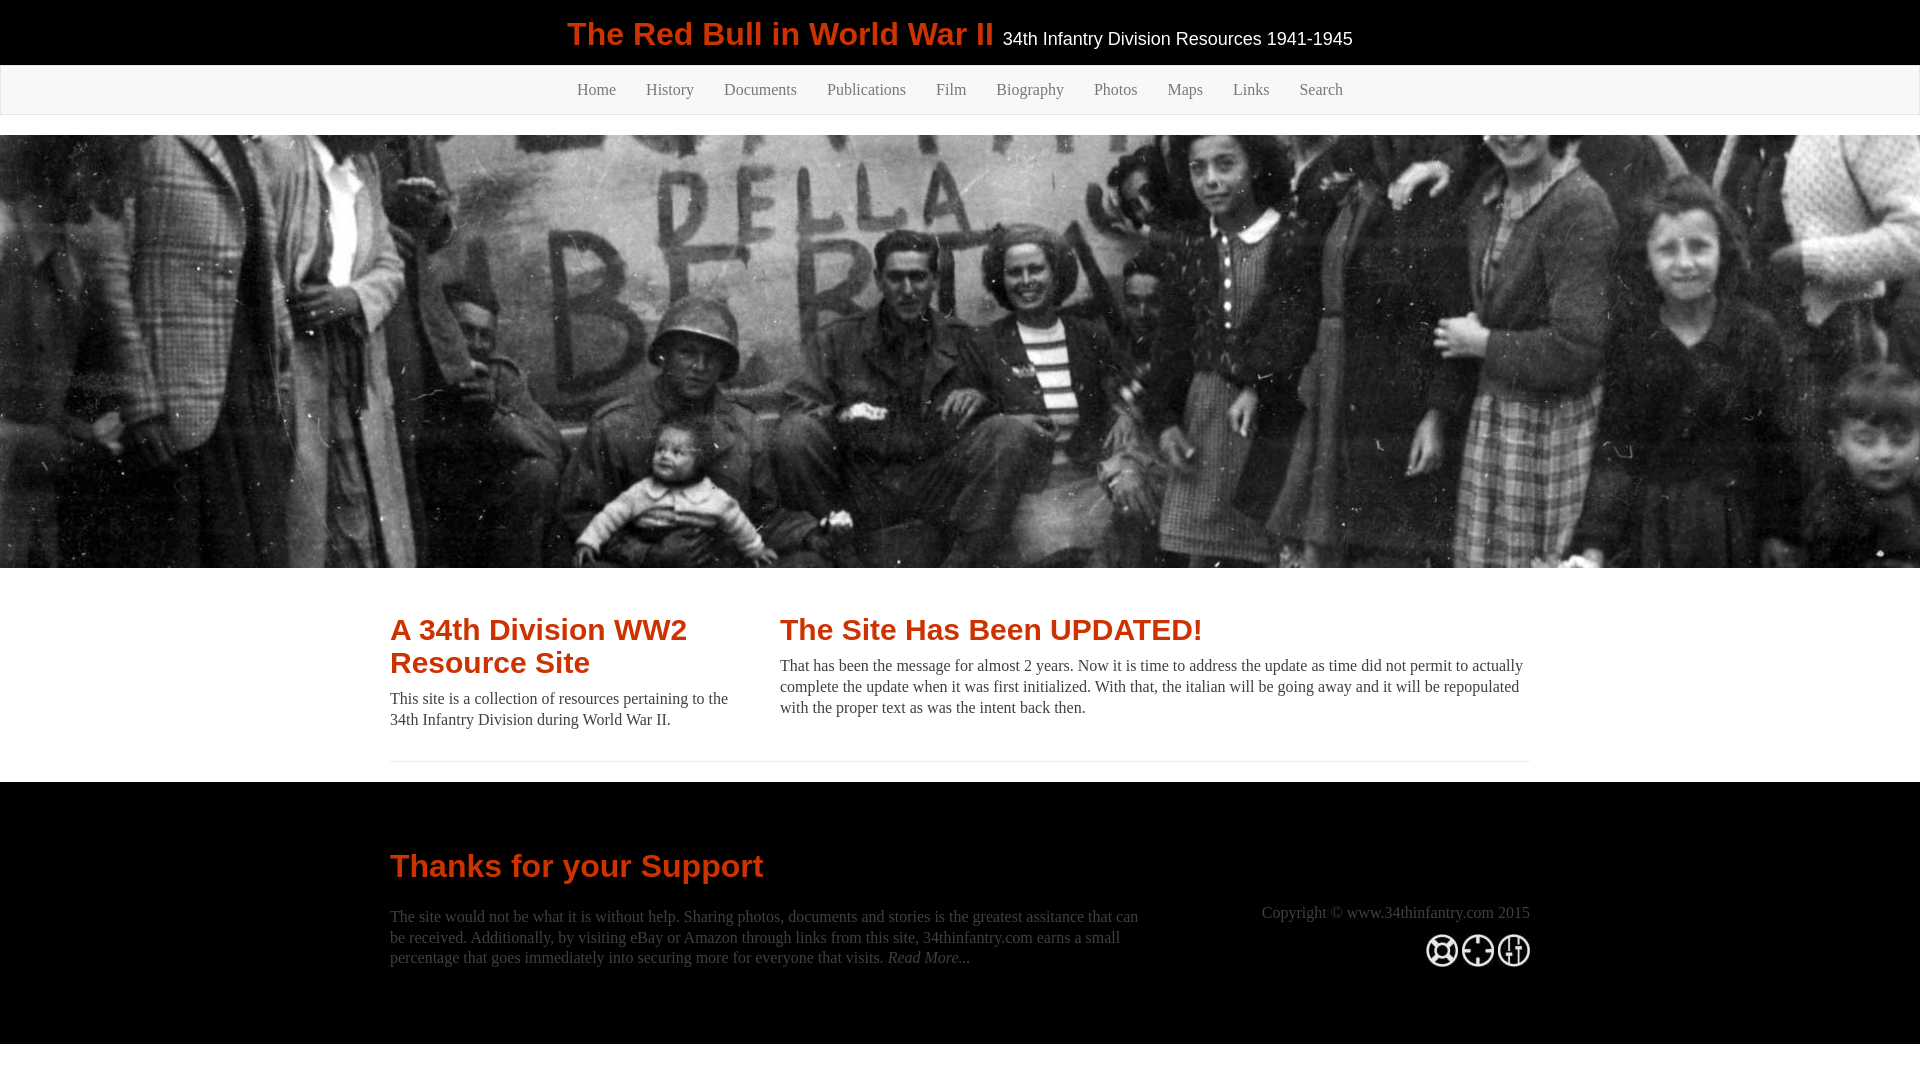 This screenshot has width=1920, height=1080. Describe the element at coordinates (866, 88) in the screenshot. I see `'Publications'` at that location.